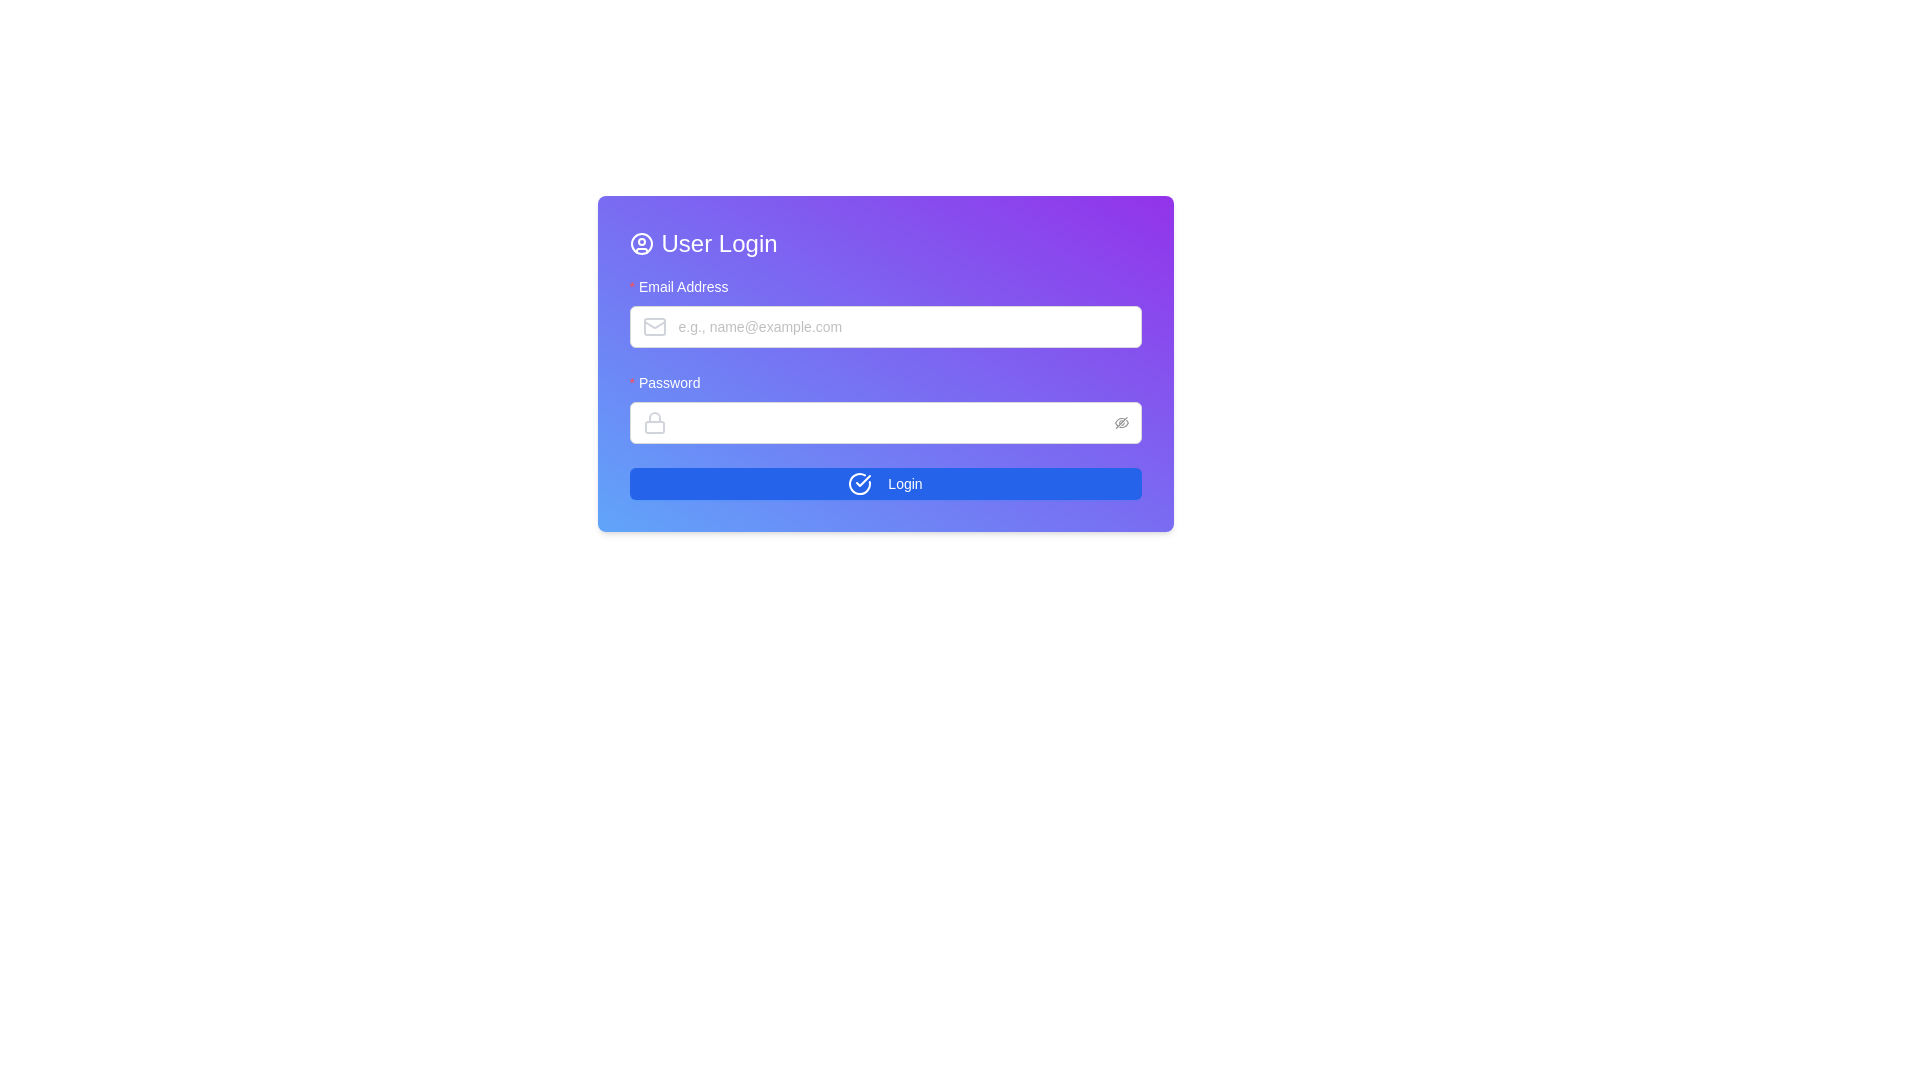  Describe the element at coordinates (654, 326) in the screenshot. I see `the email icon, which is an envelope shape with a gray outline, positioned inside the 'Email Address' input field` at that location.